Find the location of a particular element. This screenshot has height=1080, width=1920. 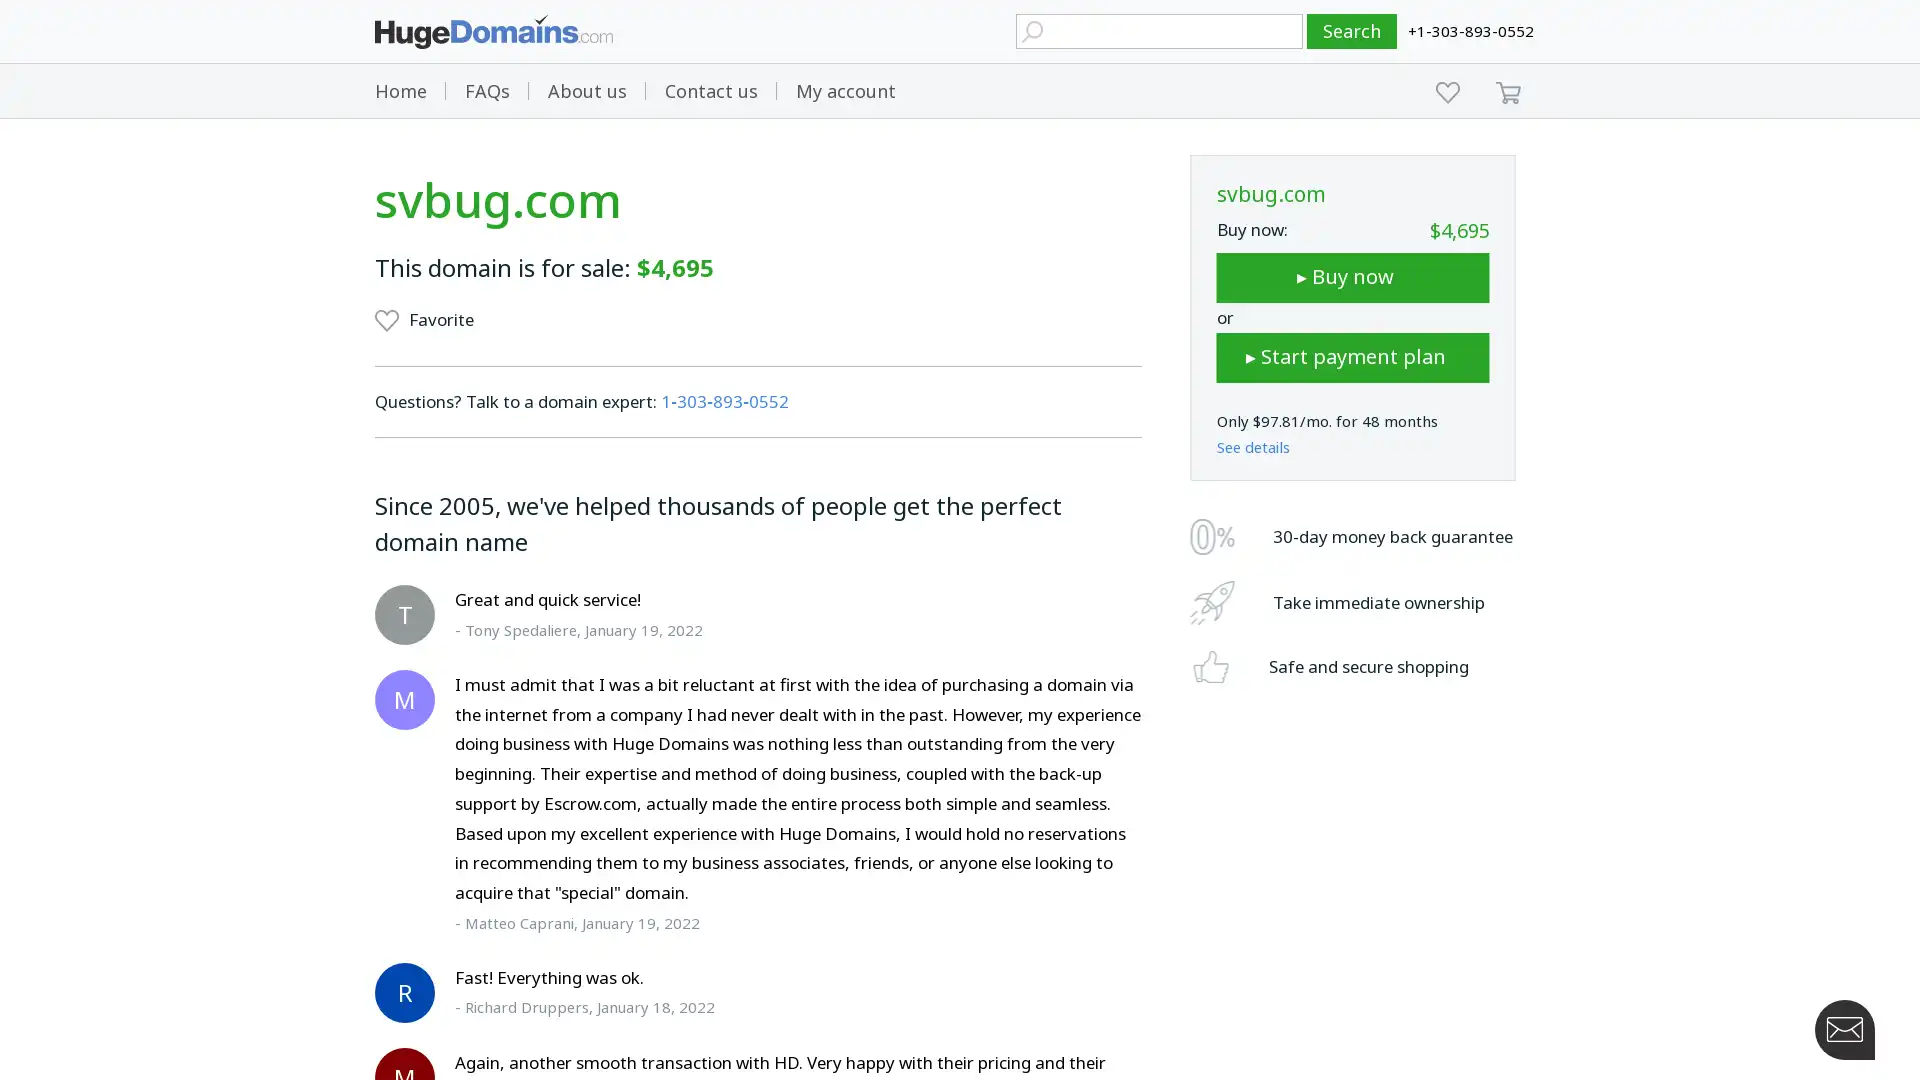

Search is located at coordinates (1352, 31).